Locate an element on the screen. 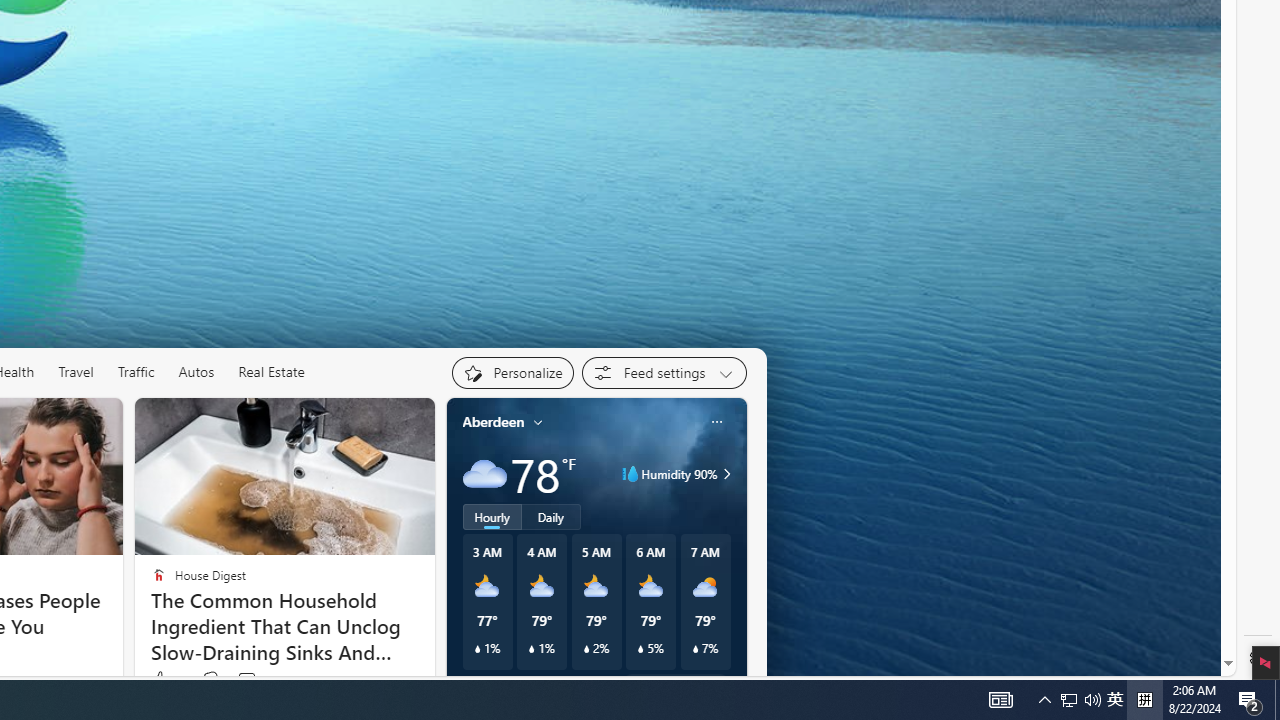 Image resolution: width=1280 pixels, height=720 pixels. 'Daily' is located at coordinates (551, 515).